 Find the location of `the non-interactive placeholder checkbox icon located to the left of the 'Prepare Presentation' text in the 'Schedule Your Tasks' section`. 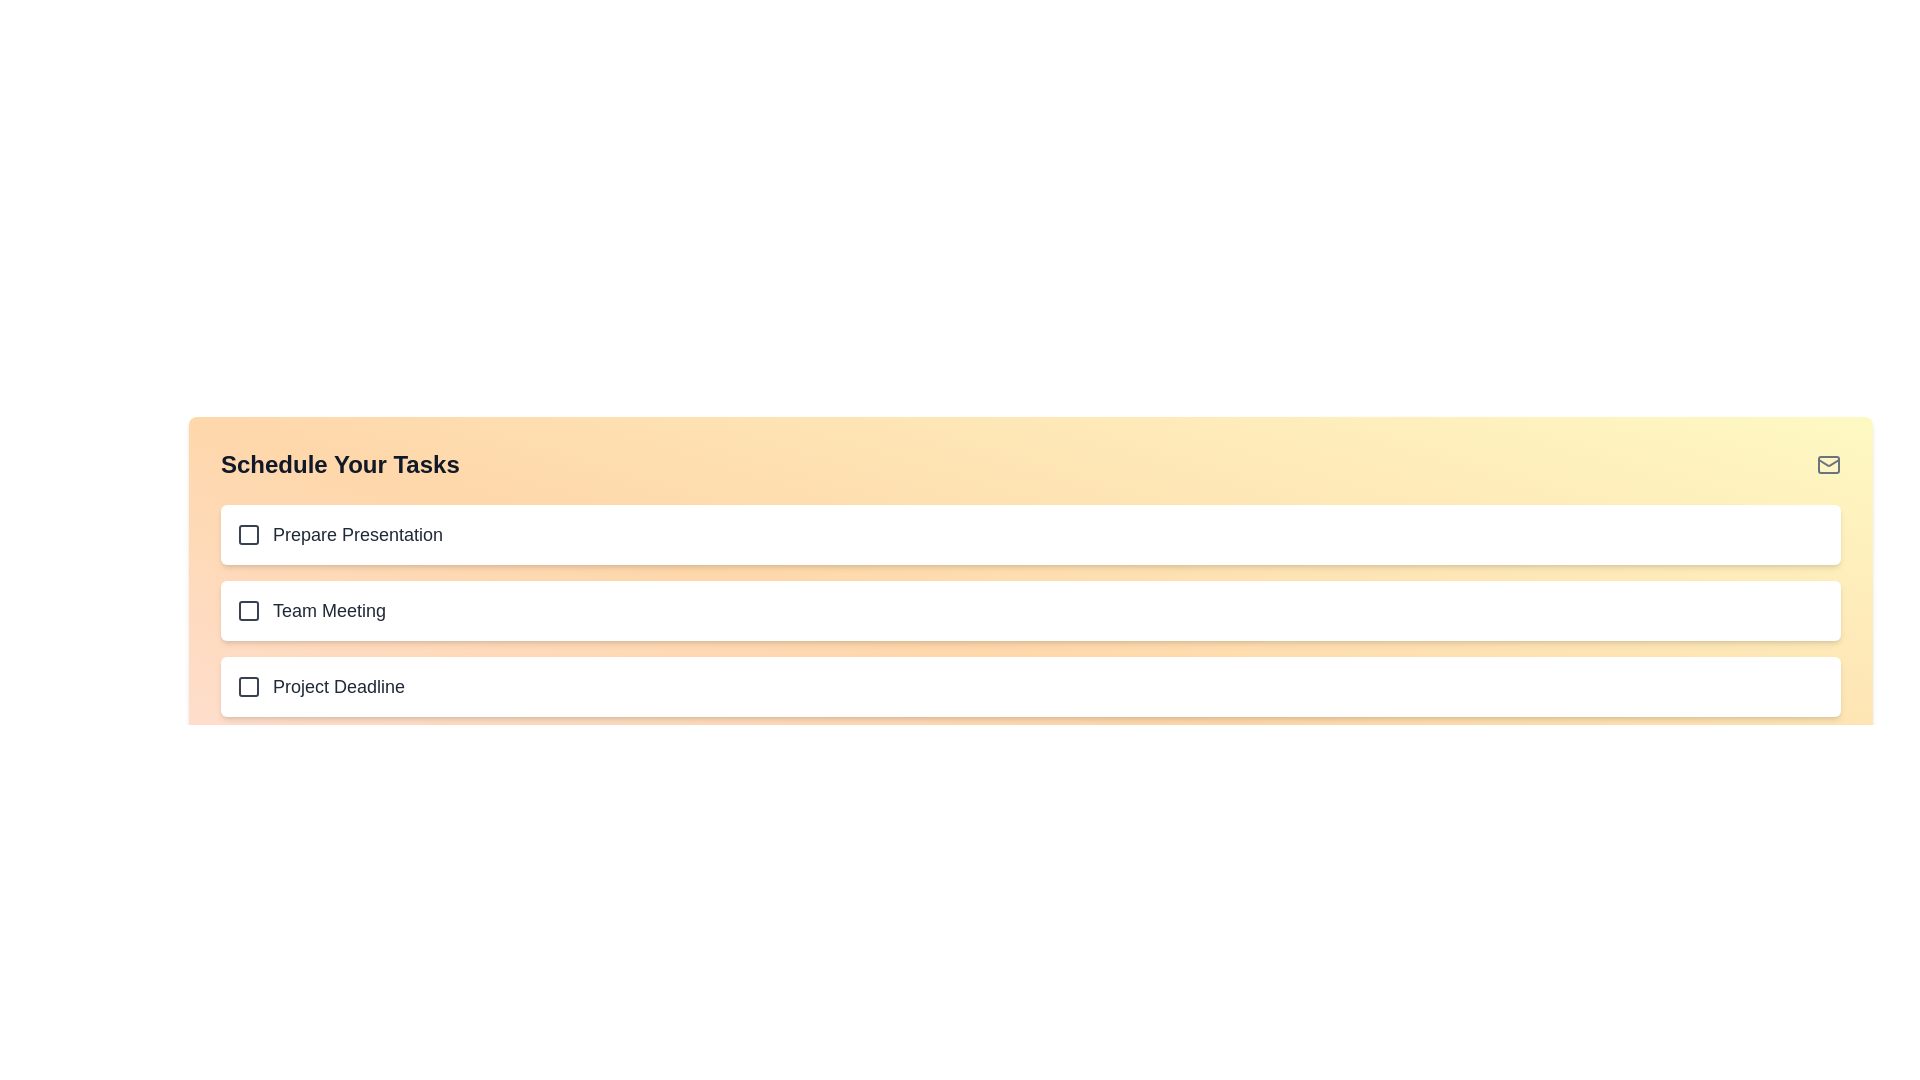

the non-interactive placeholder checkbox icon located to the left of the 'Prepare Presentation' text in the 'Schedule Your Tasks' section is located at coordinates (248, 534).